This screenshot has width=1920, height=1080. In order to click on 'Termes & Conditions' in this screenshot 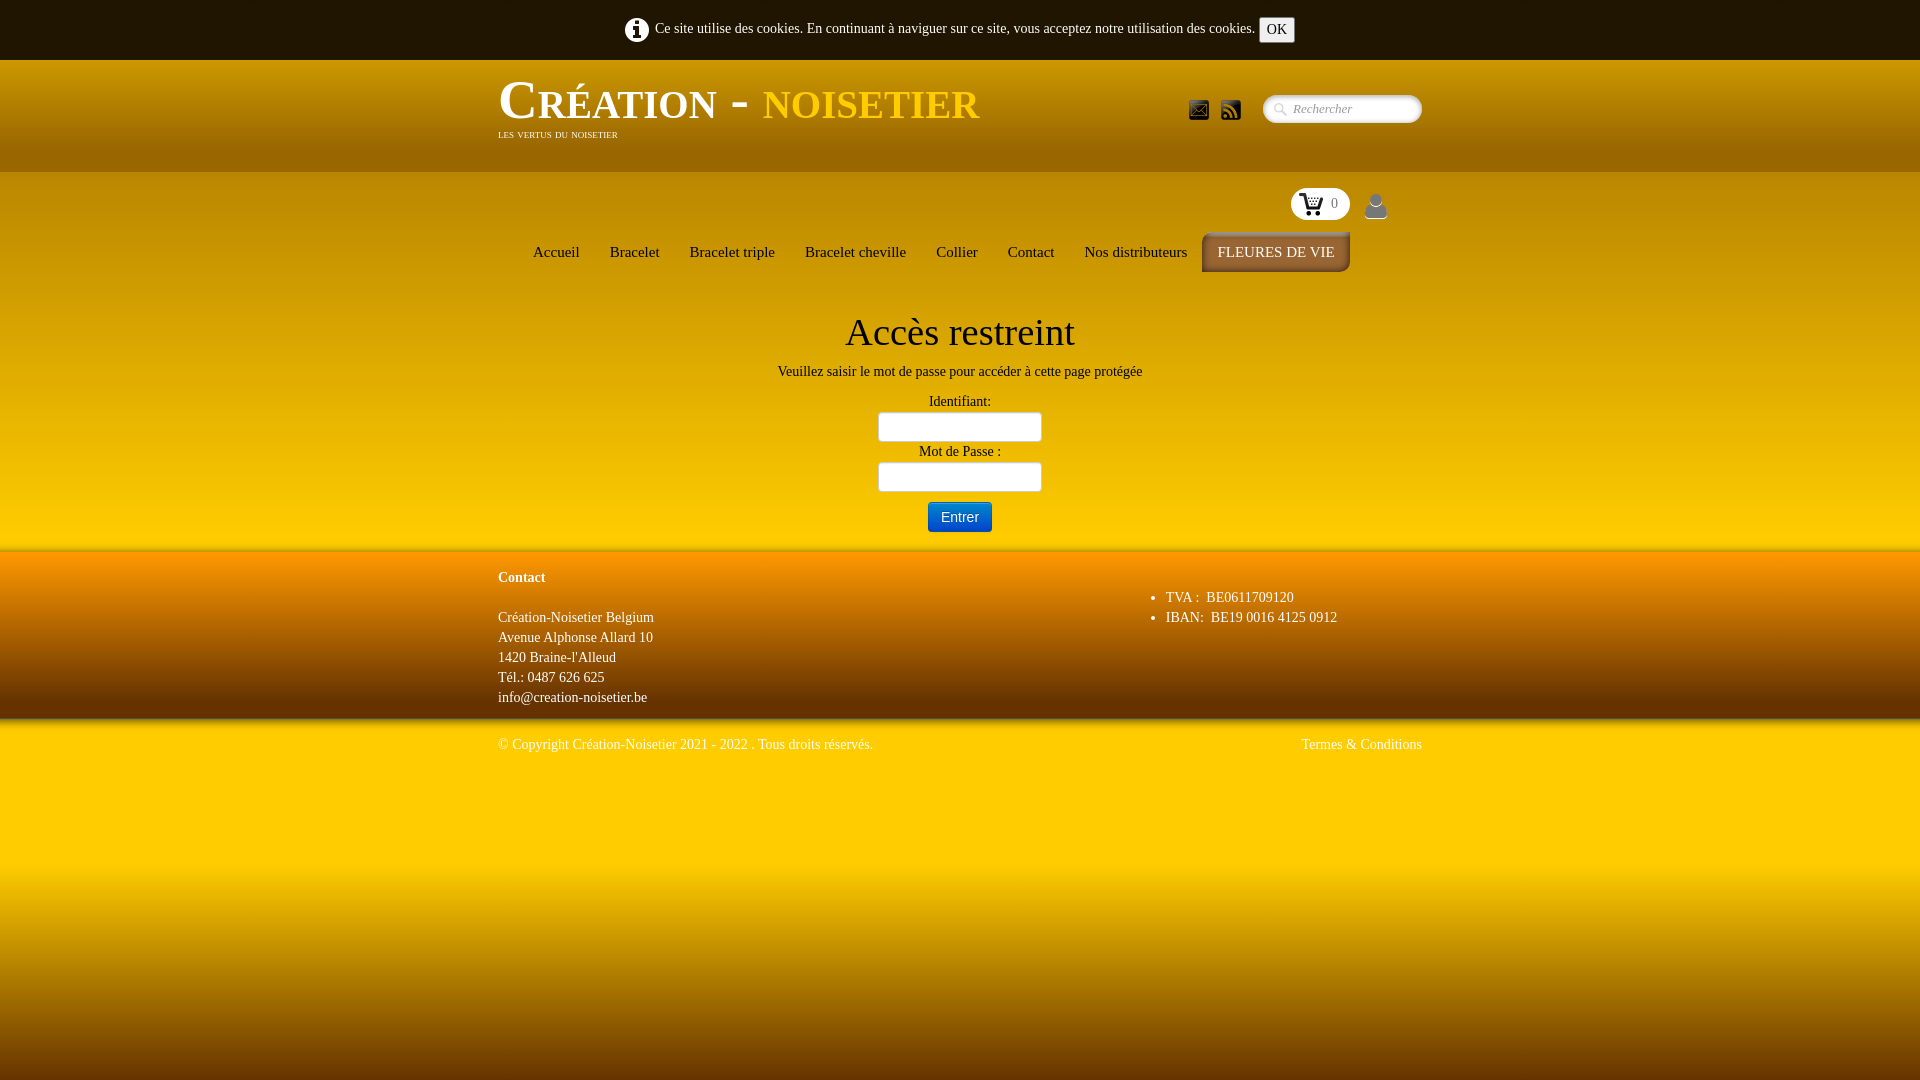, I will do `click(1361, 744)`.